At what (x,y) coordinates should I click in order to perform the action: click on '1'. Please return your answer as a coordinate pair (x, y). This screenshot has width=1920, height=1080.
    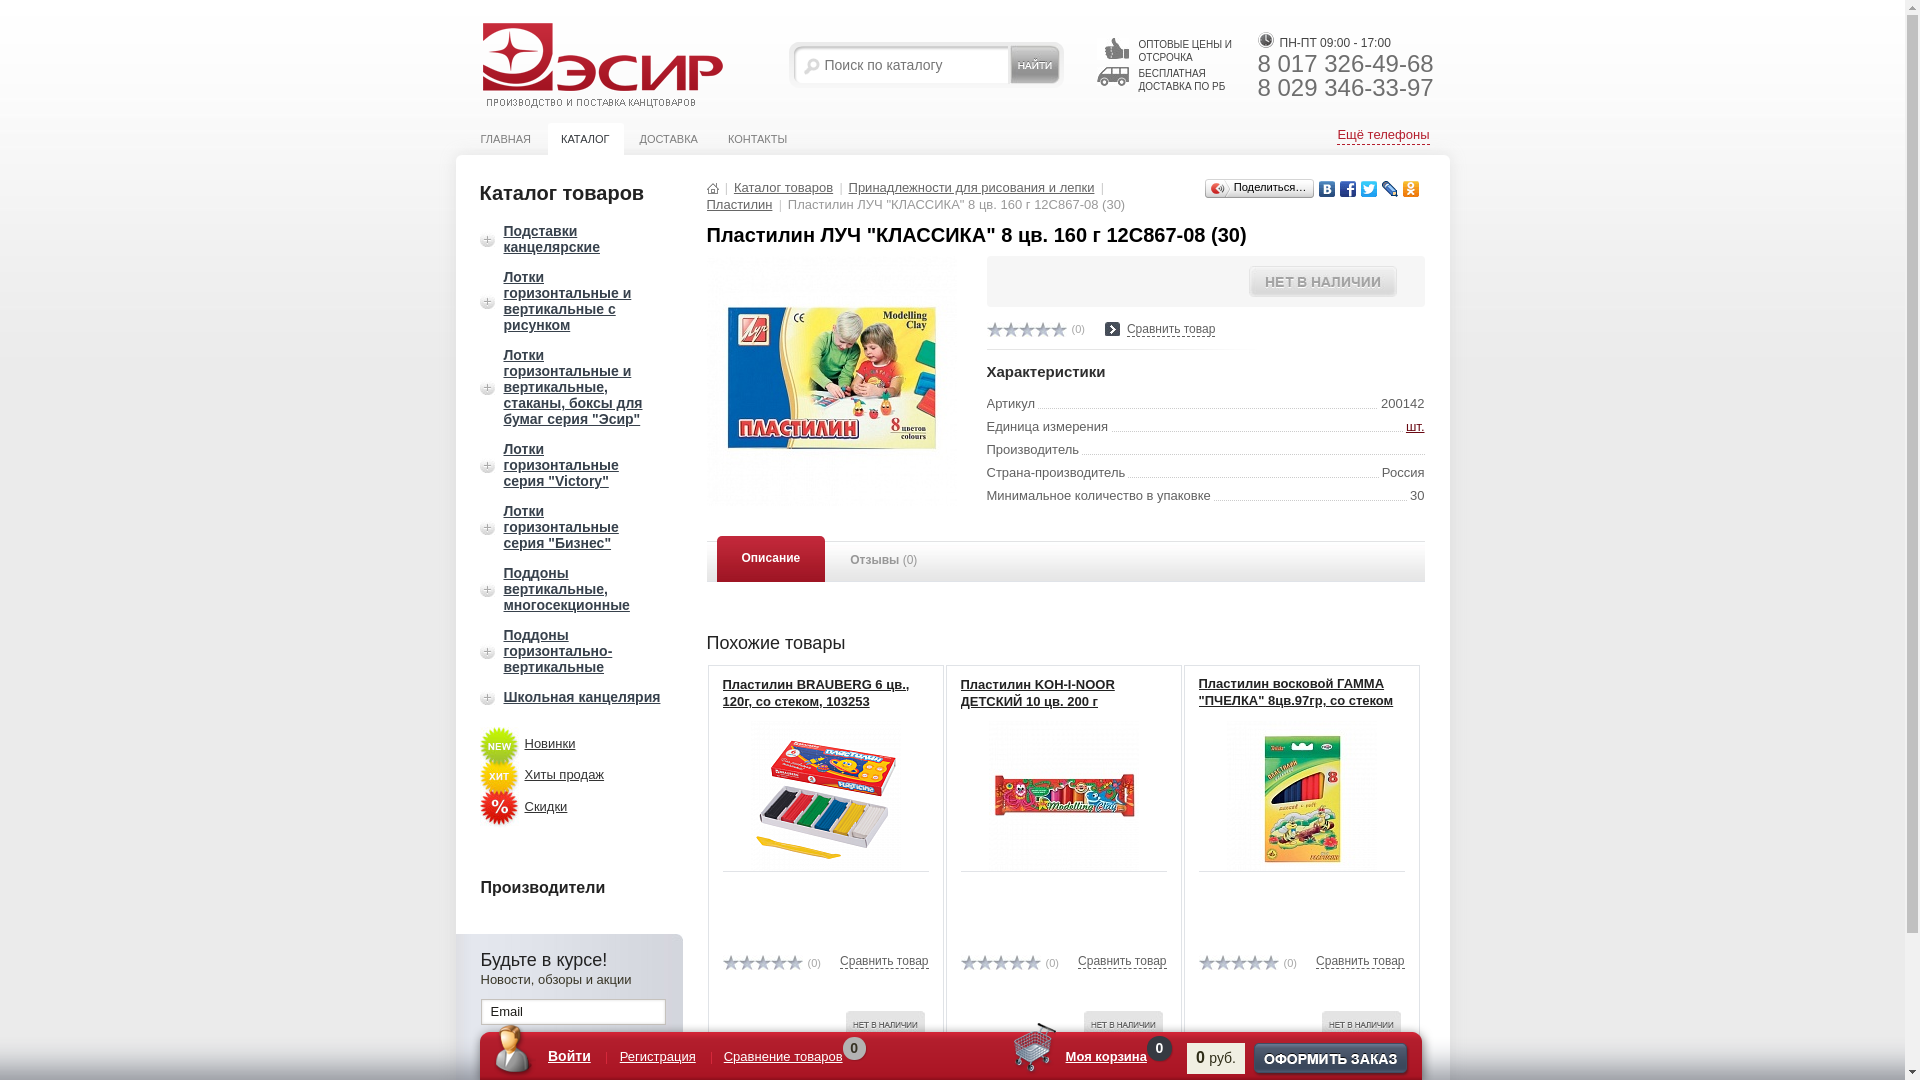
    Looking at the image, I should click on (993, 328).